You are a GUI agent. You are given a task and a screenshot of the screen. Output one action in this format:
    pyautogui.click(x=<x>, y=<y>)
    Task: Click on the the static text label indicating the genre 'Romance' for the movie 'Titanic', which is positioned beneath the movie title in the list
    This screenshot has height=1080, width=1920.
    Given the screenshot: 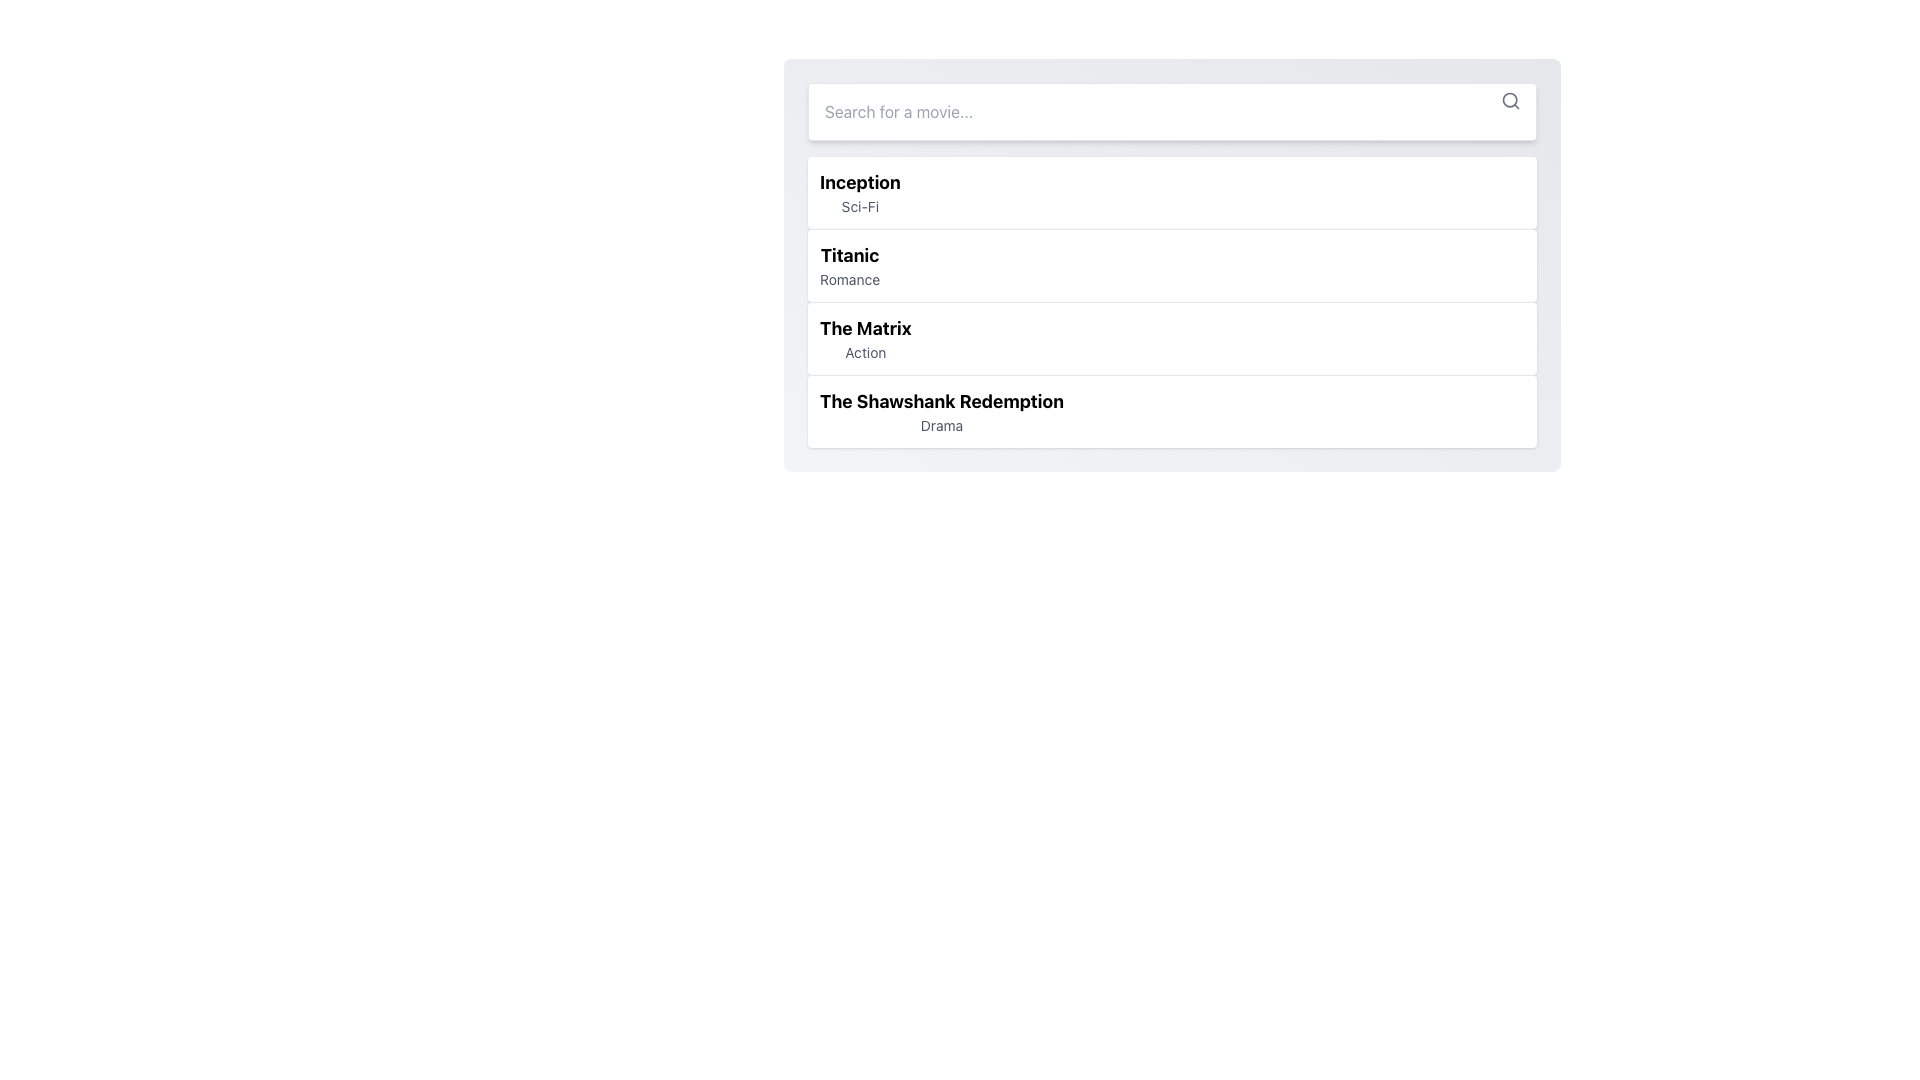 What is the action you would take?
    pyautogui.click(x=849, y=280)
    